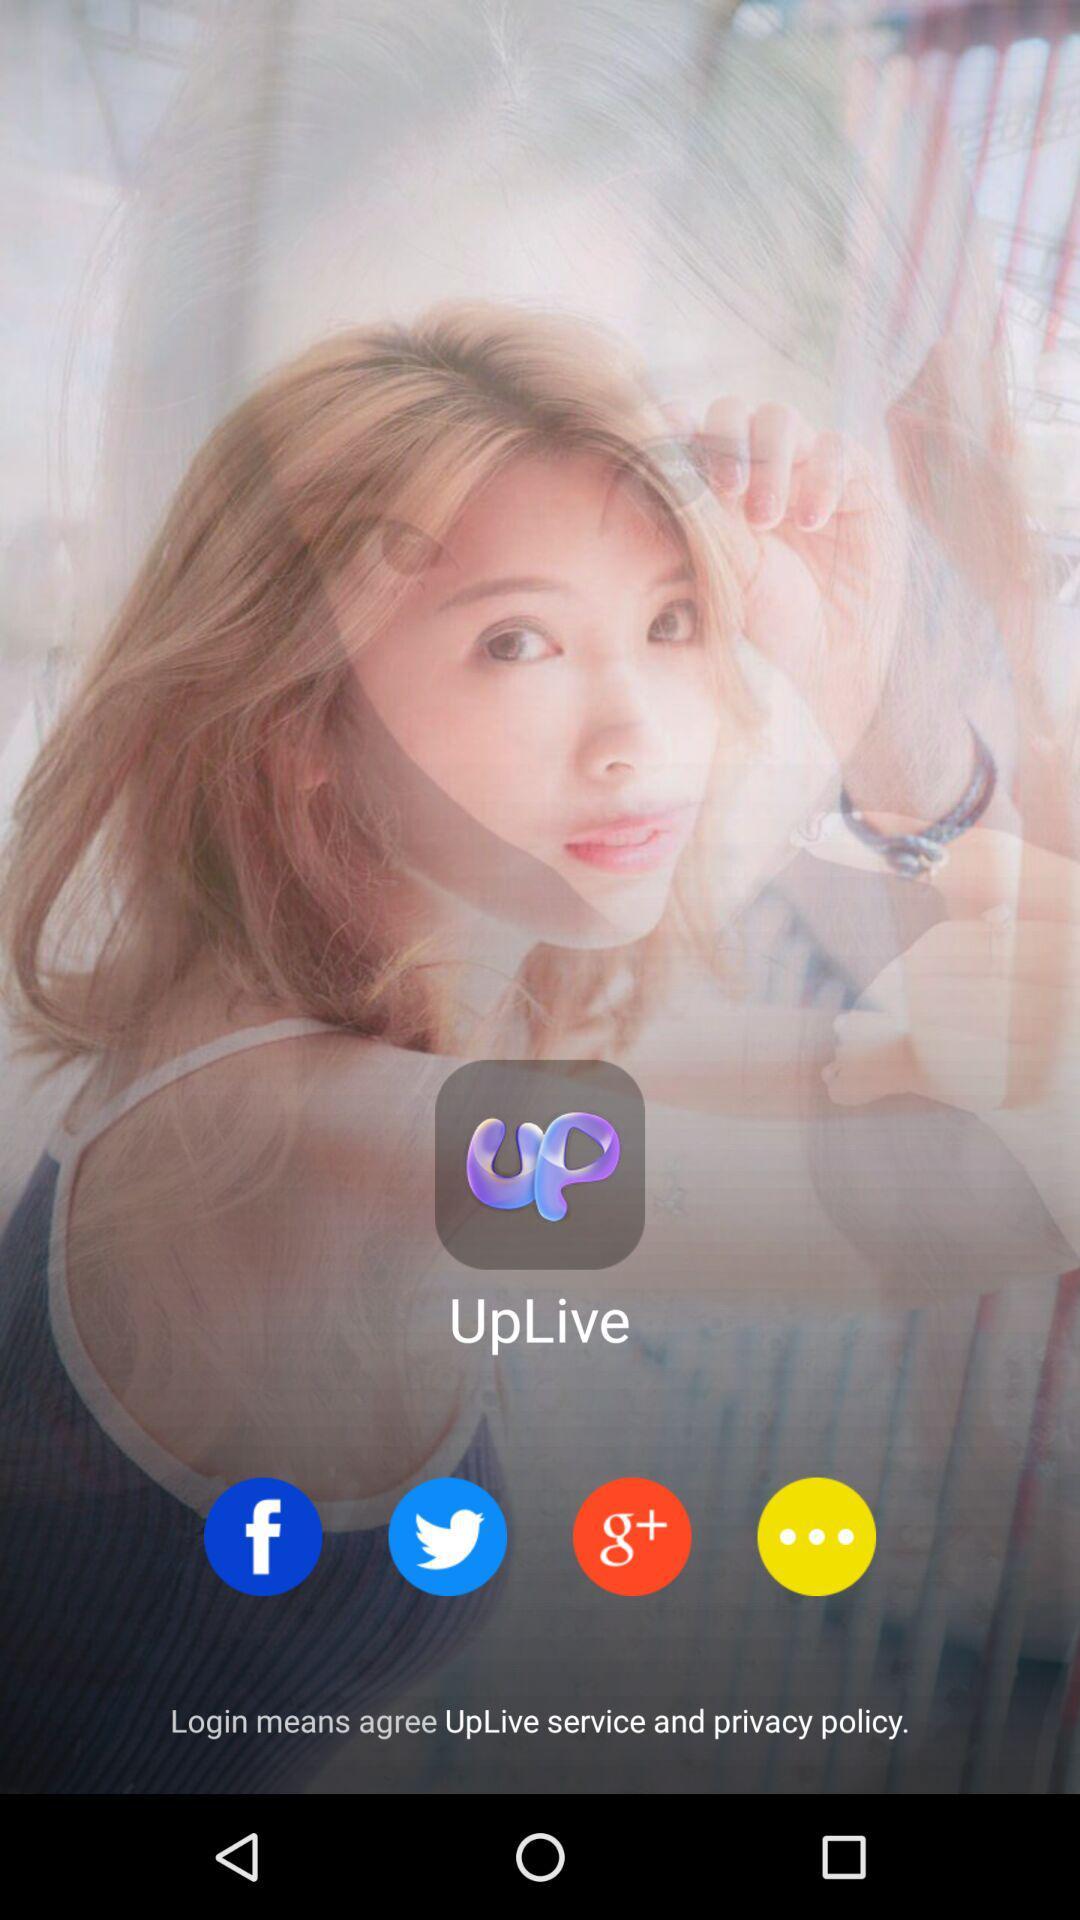 This screenshot has width=1080, height=1920. Describe the element at coordinates (446, 1535) in the screenshot. I see `the twitter icon` at that location.